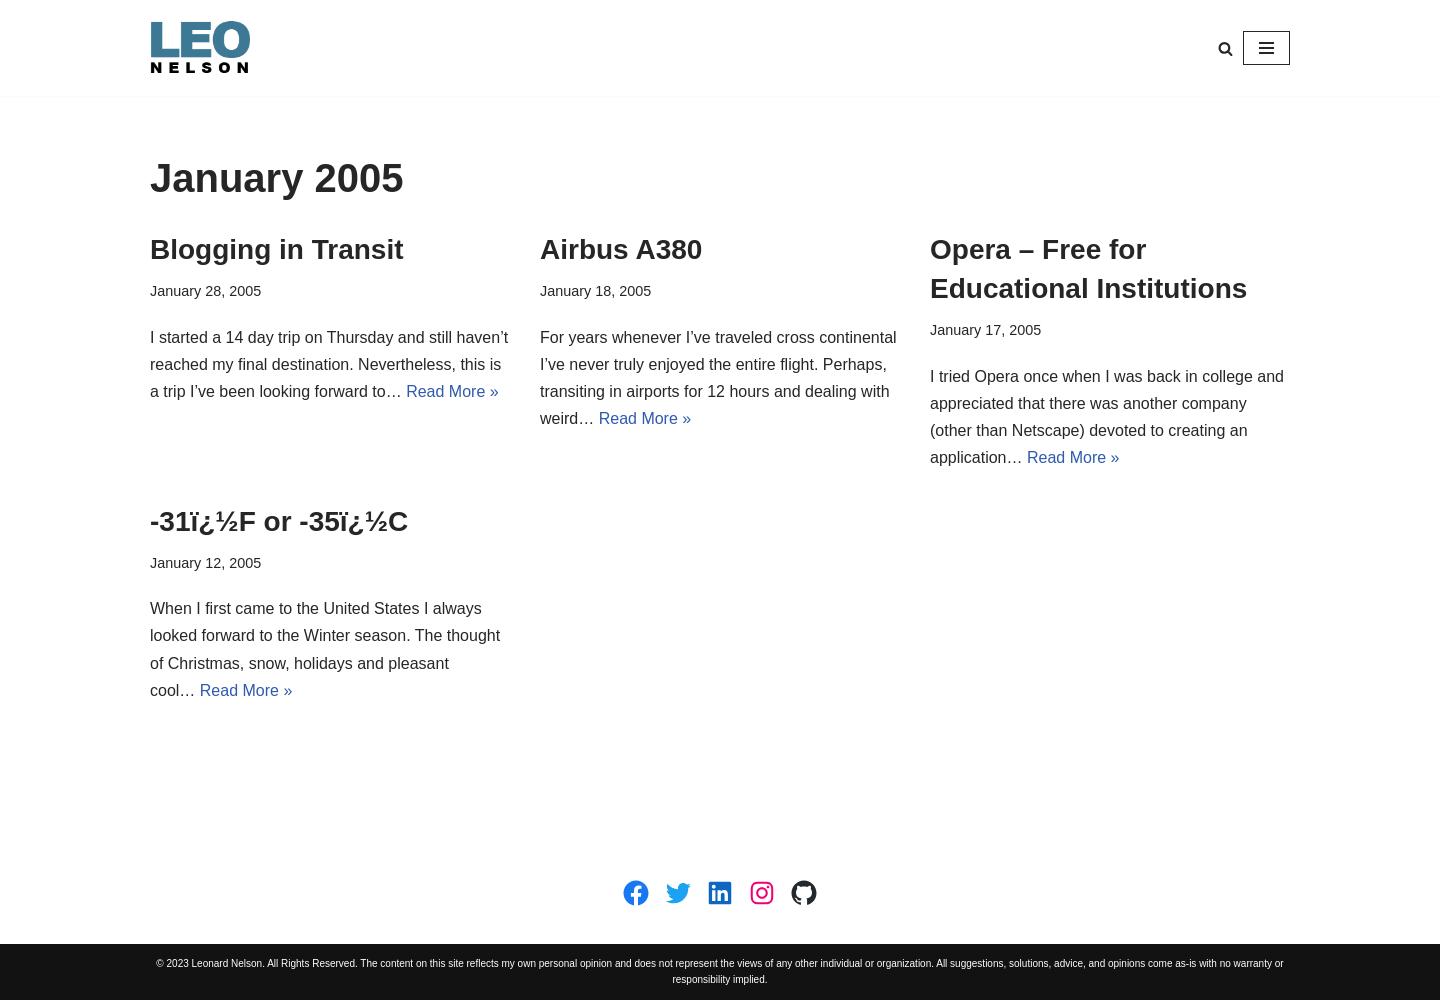 The height and width of the screenshot is (1000, 1440). Describe the element at coordinates (1087, 269) in the screenshot. I see `'Opera – Free for Educational Institutions'` at that location.